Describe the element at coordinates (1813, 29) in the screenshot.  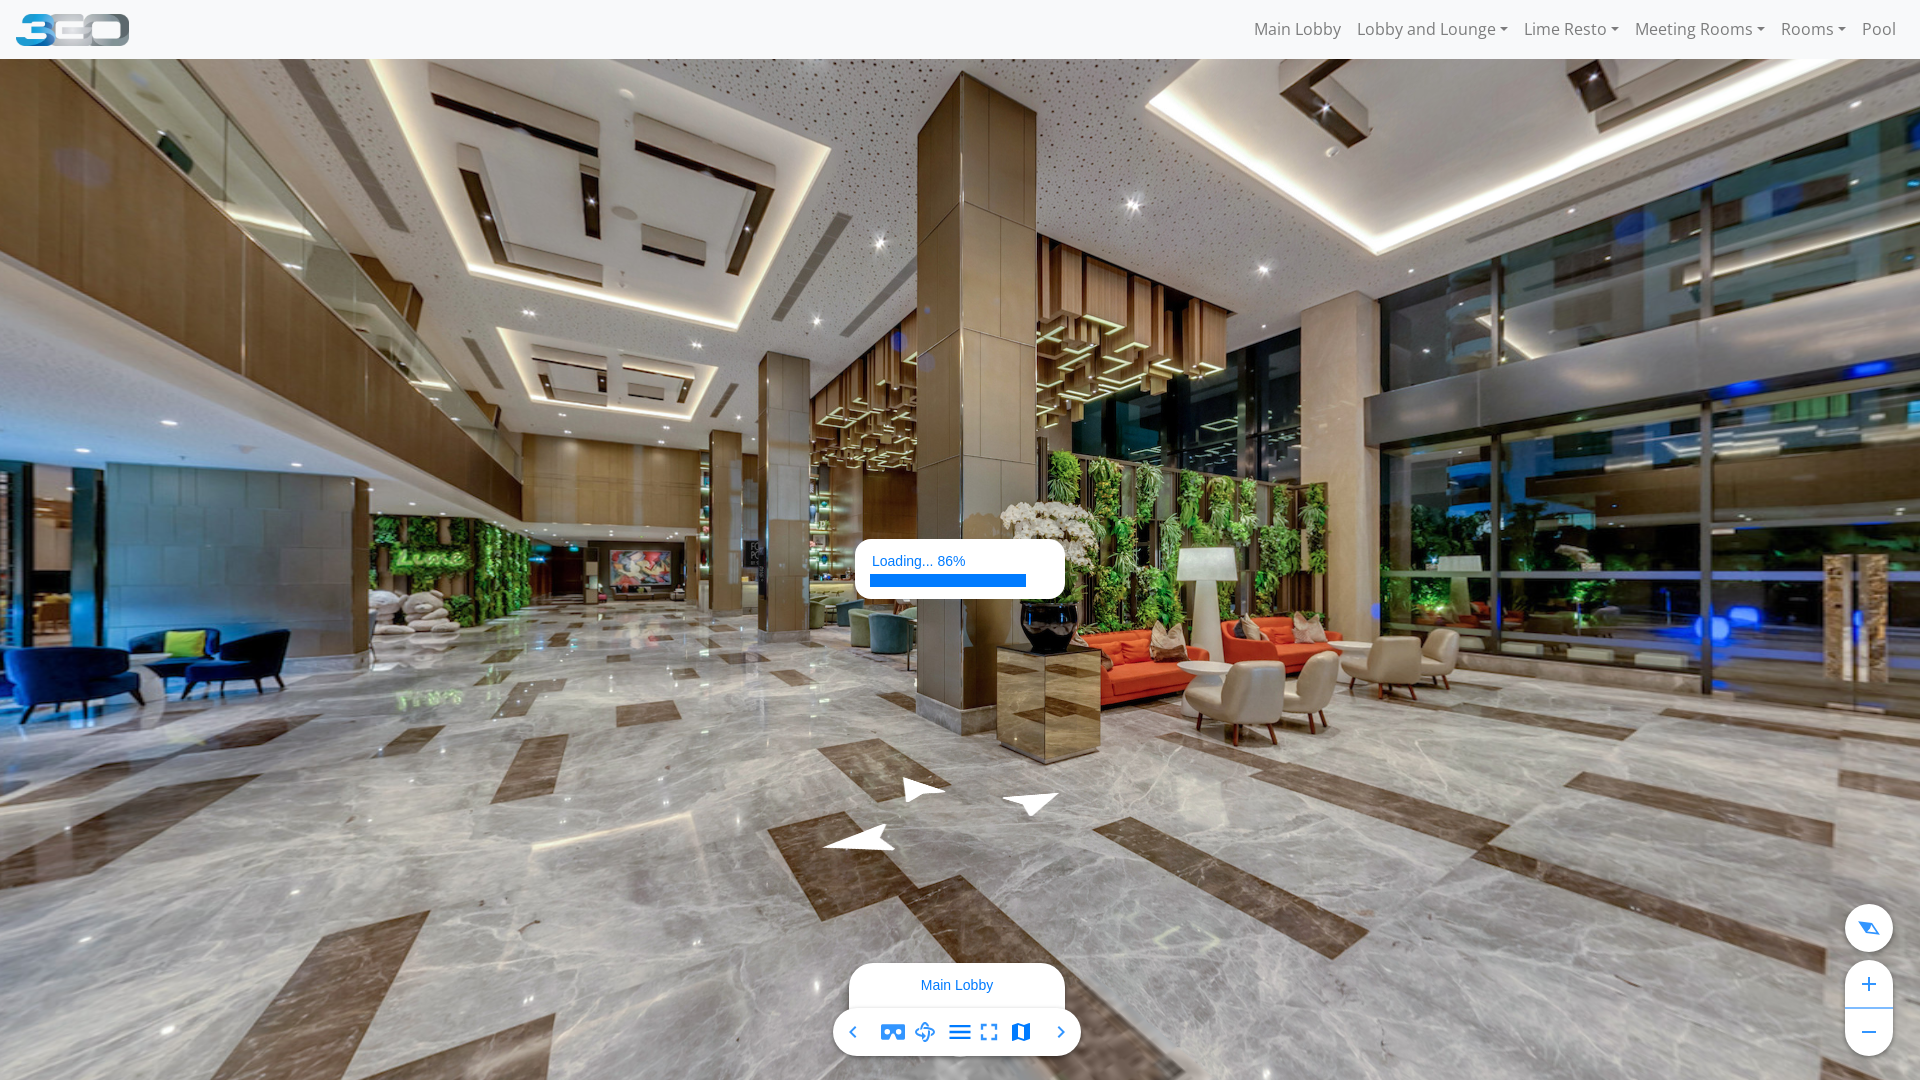
I see `'Rooms'` at that location.